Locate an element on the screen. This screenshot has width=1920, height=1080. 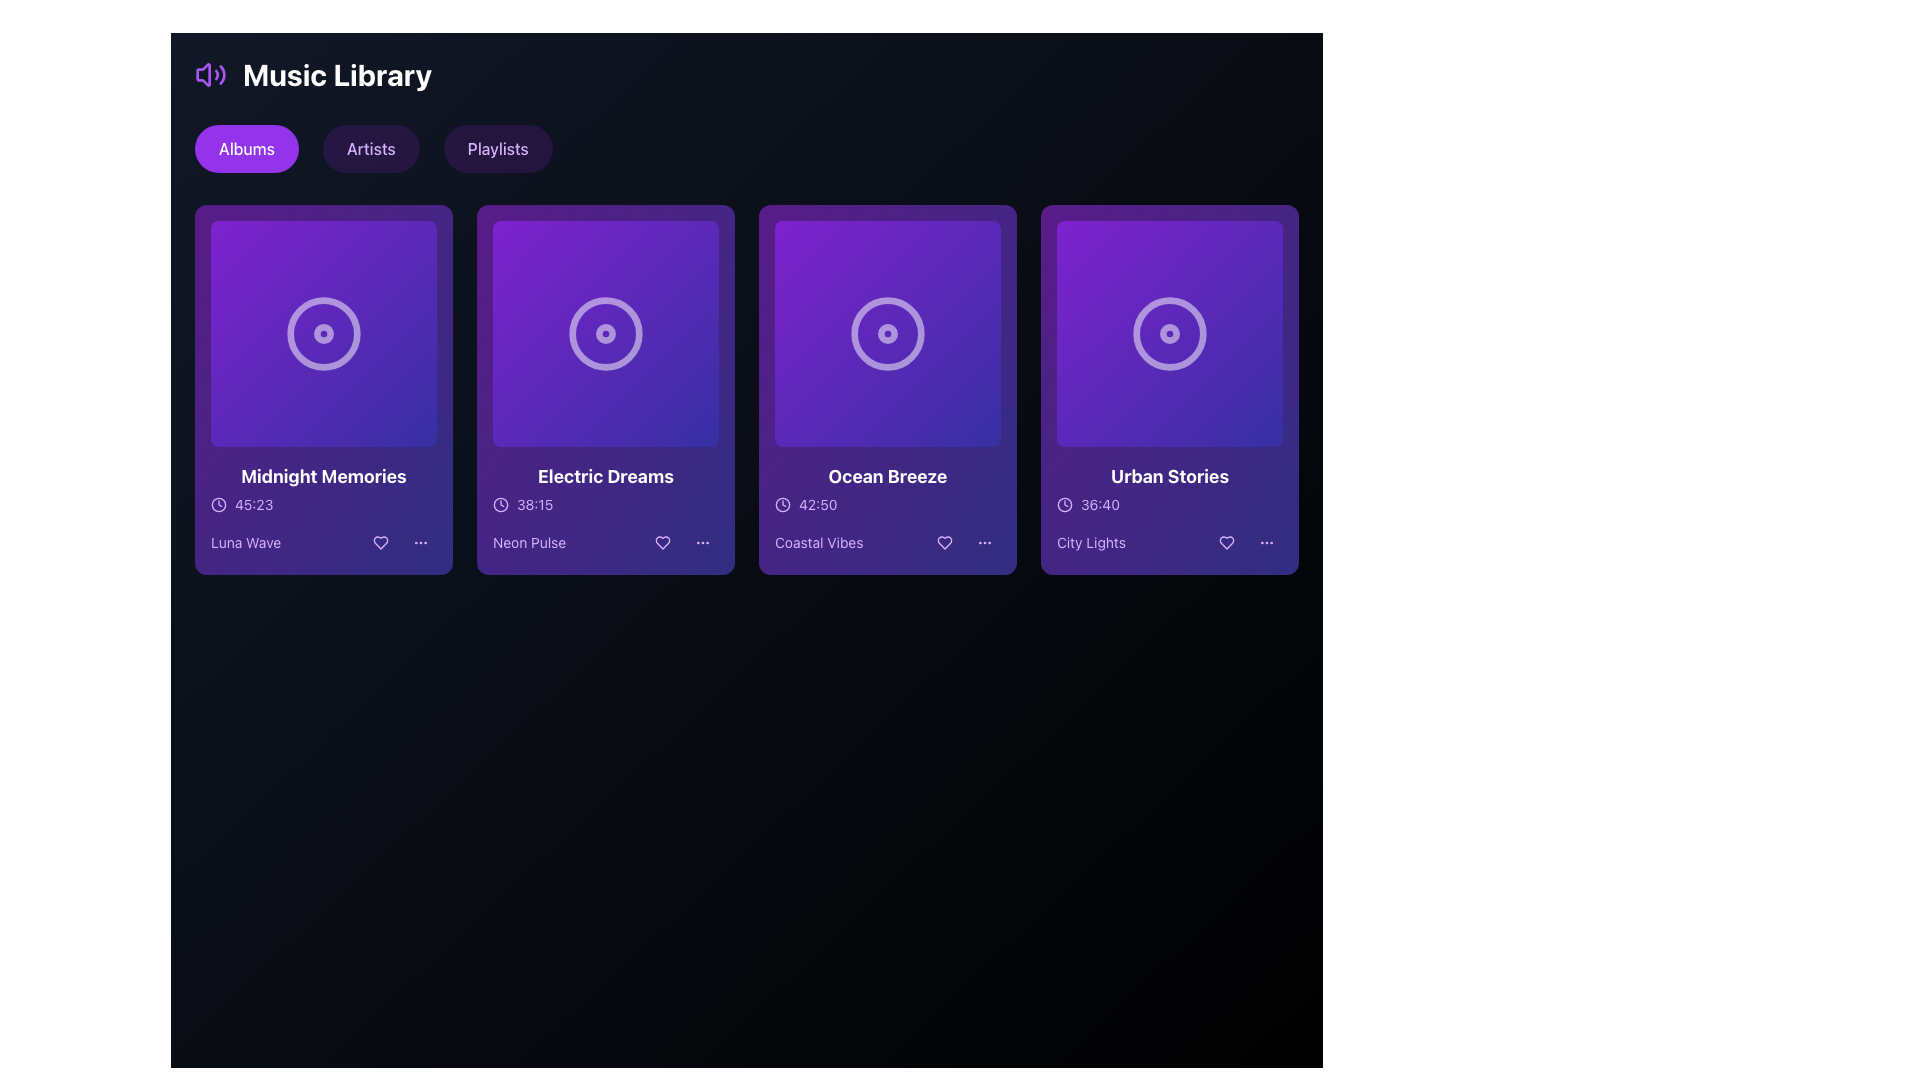
the play button located in the center of the fourth purple card titled 'Urban Stories' under the 'Albums' section is located at coordinates (1170, 333).